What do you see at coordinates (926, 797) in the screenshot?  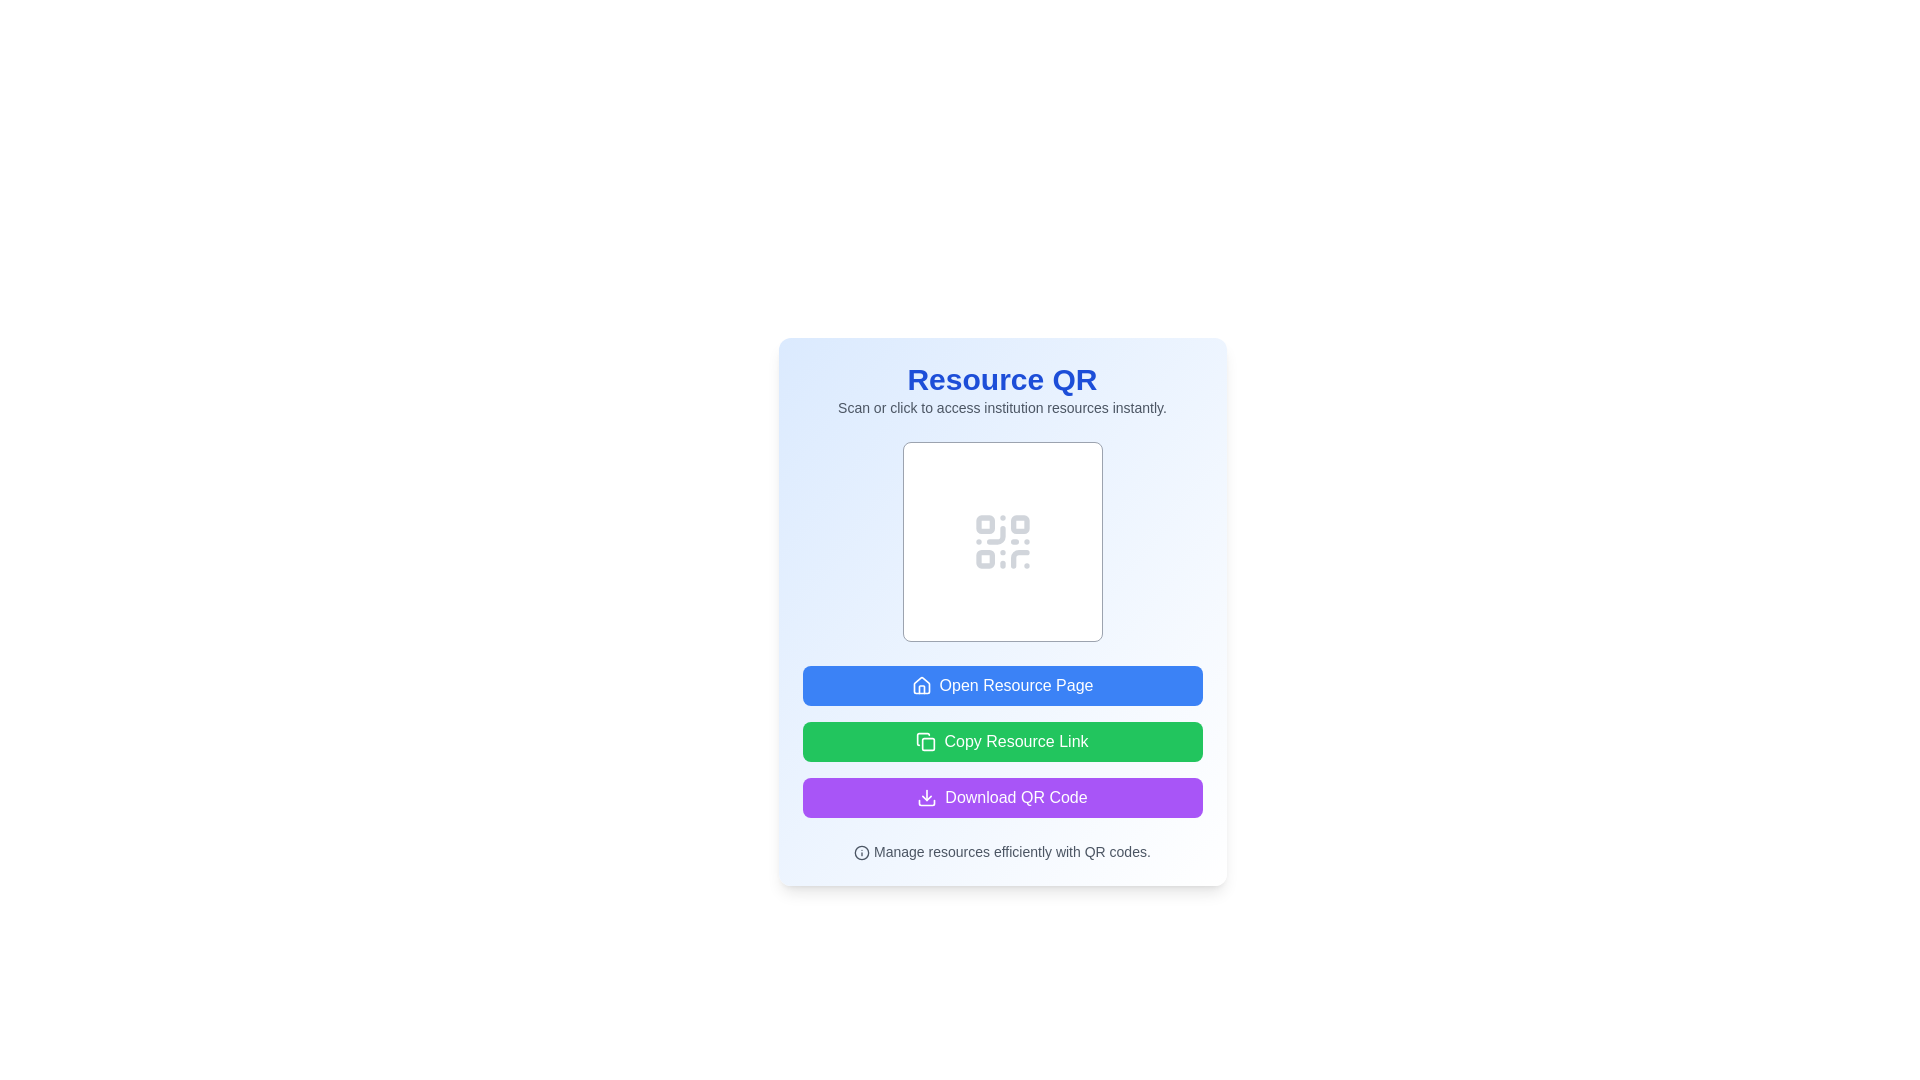 I see `the download icon associated with the 'Download QR Code' button, which is the third button in the vertical group located at the center-bottom of the interface` at bounding box center [926, 797].